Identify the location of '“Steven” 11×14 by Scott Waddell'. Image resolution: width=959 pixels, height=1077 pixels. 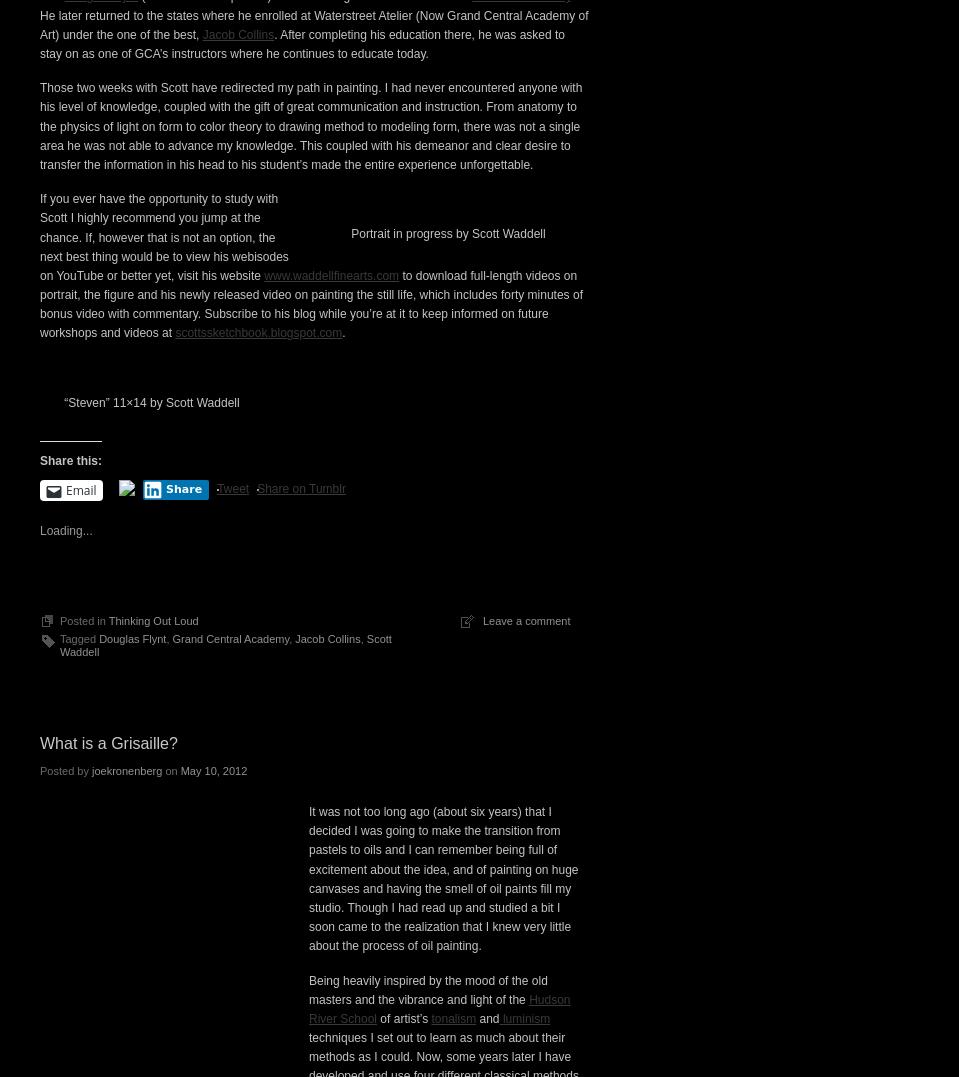
(150, 748).